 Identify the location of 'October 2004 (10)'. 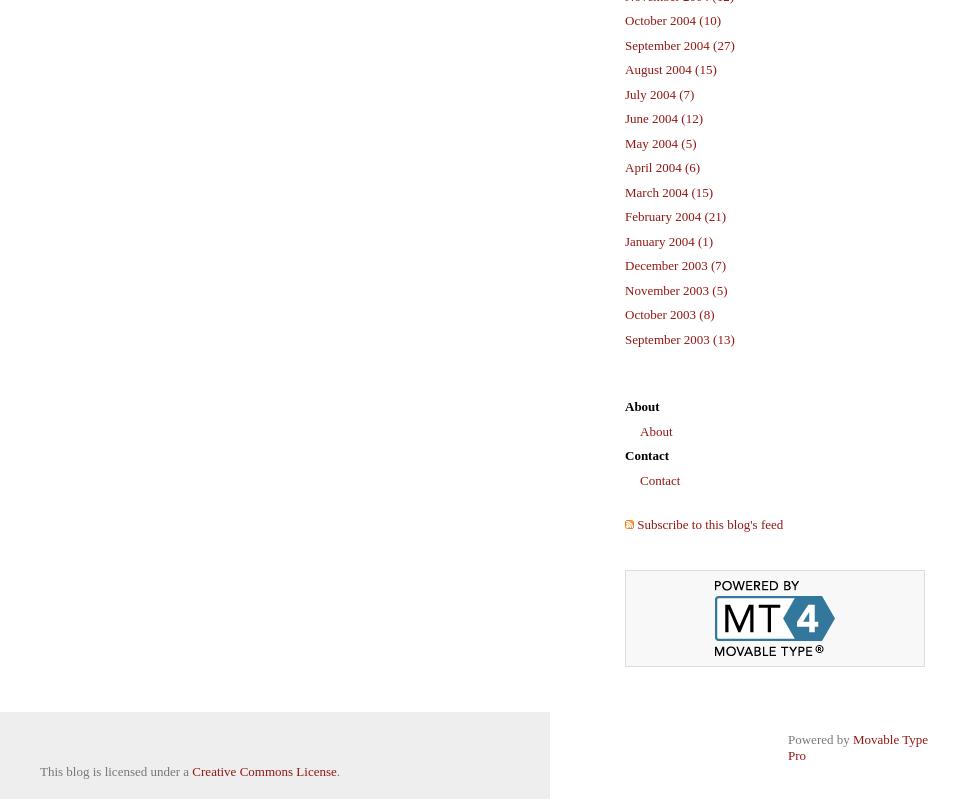
(672, 20).